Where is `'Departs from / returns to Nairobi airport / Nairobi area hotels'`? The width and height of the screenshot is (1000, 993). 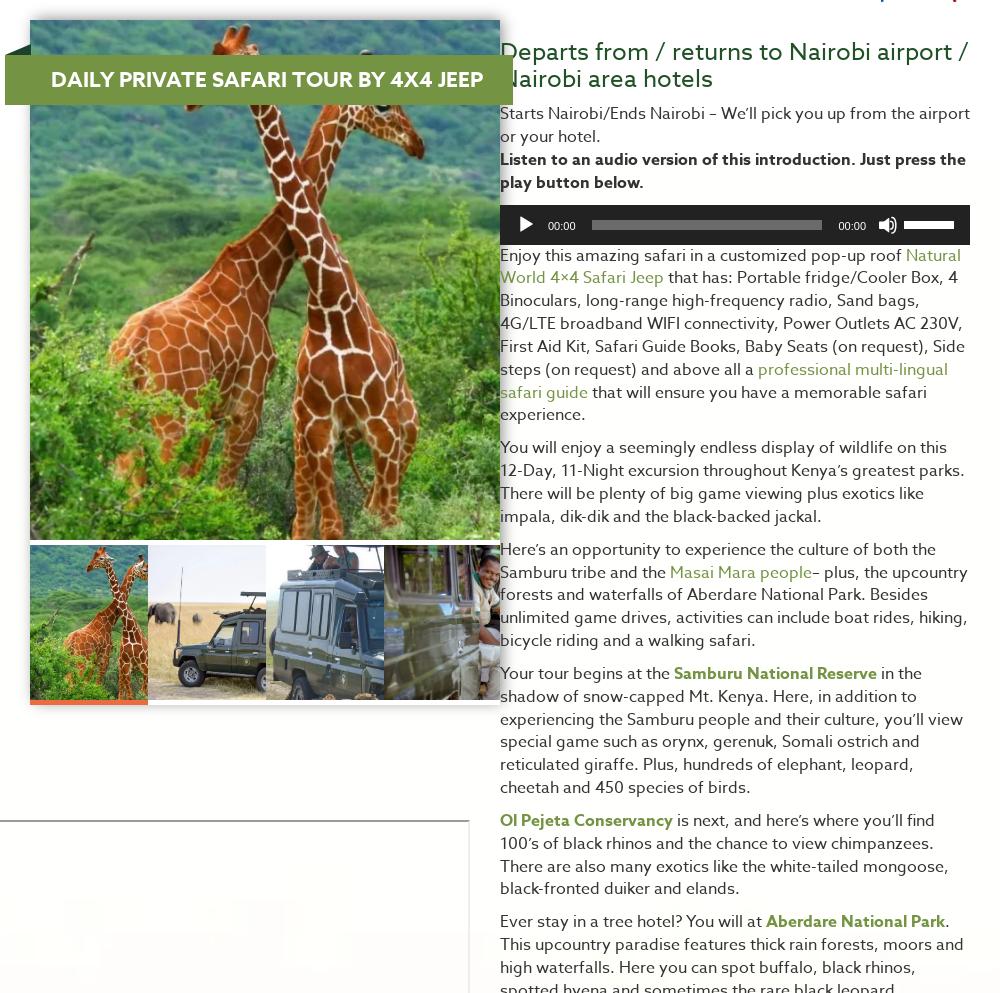
'Departs from / returns to Nairobi airport / Nairobi area hotels' is located at coordinates (733, 65).